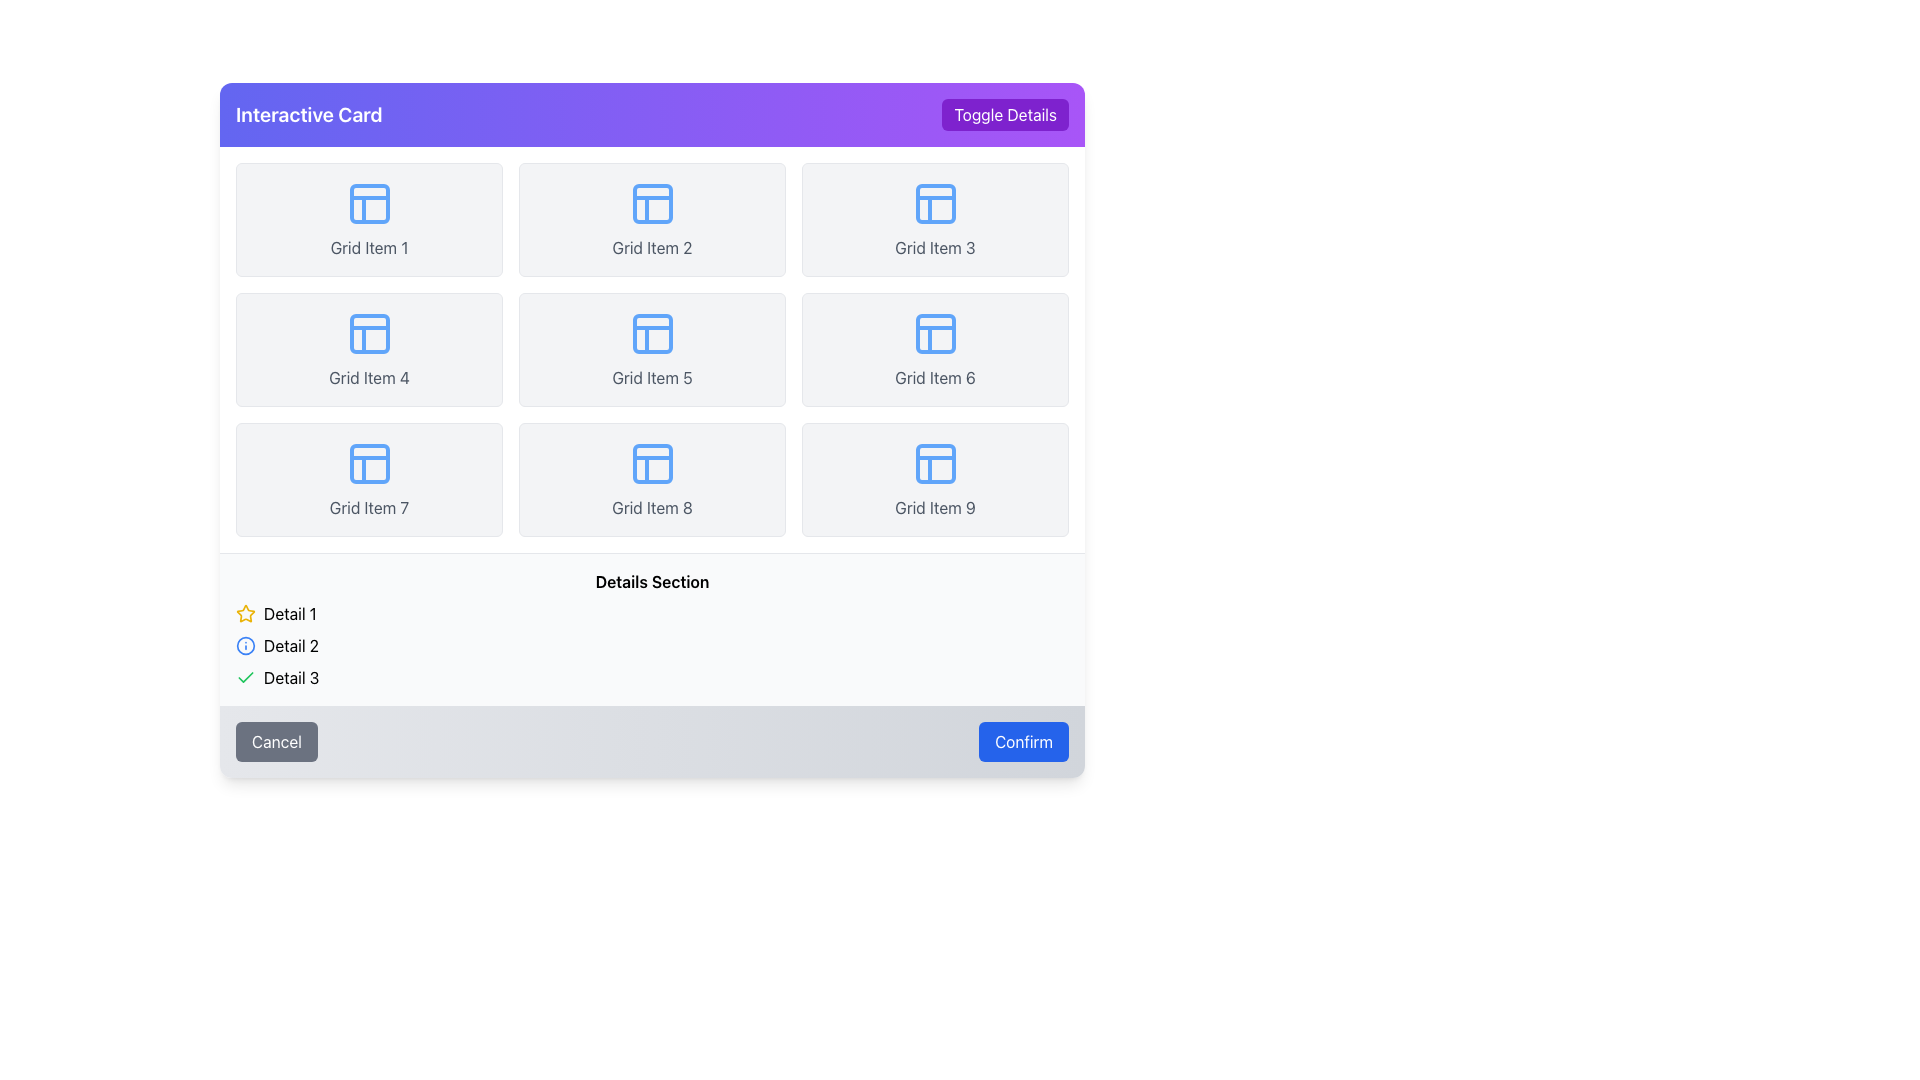 The height and width of the screenshot is (1080, 1920). I want to click on the small rectangular shape within the icon of 'Grid Item 8' located in the upper-left quadrant, so click(652, 463).